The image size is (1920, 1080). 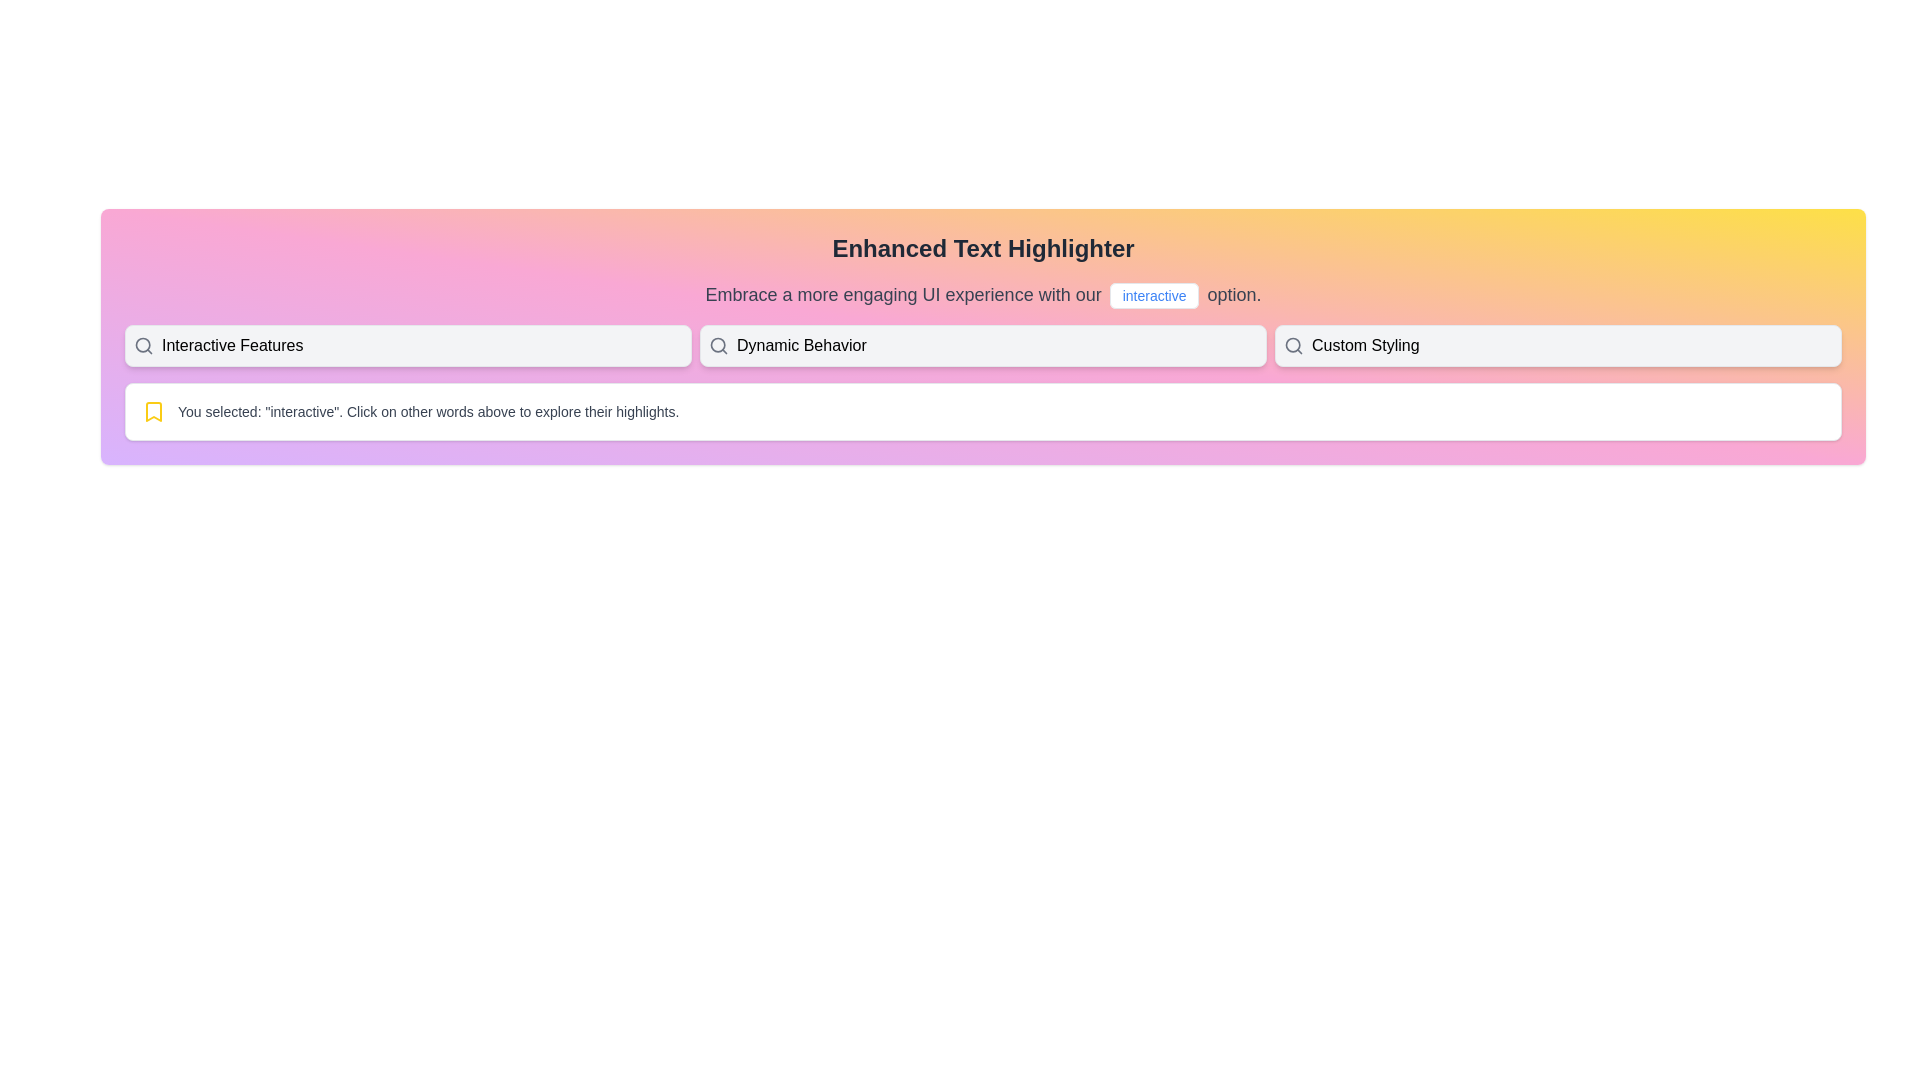 I want to click on the Interactive button labeled 'Dynamic Behavior' which is the second item in a horizontal group of three buttons, so click(x=983, y=345).